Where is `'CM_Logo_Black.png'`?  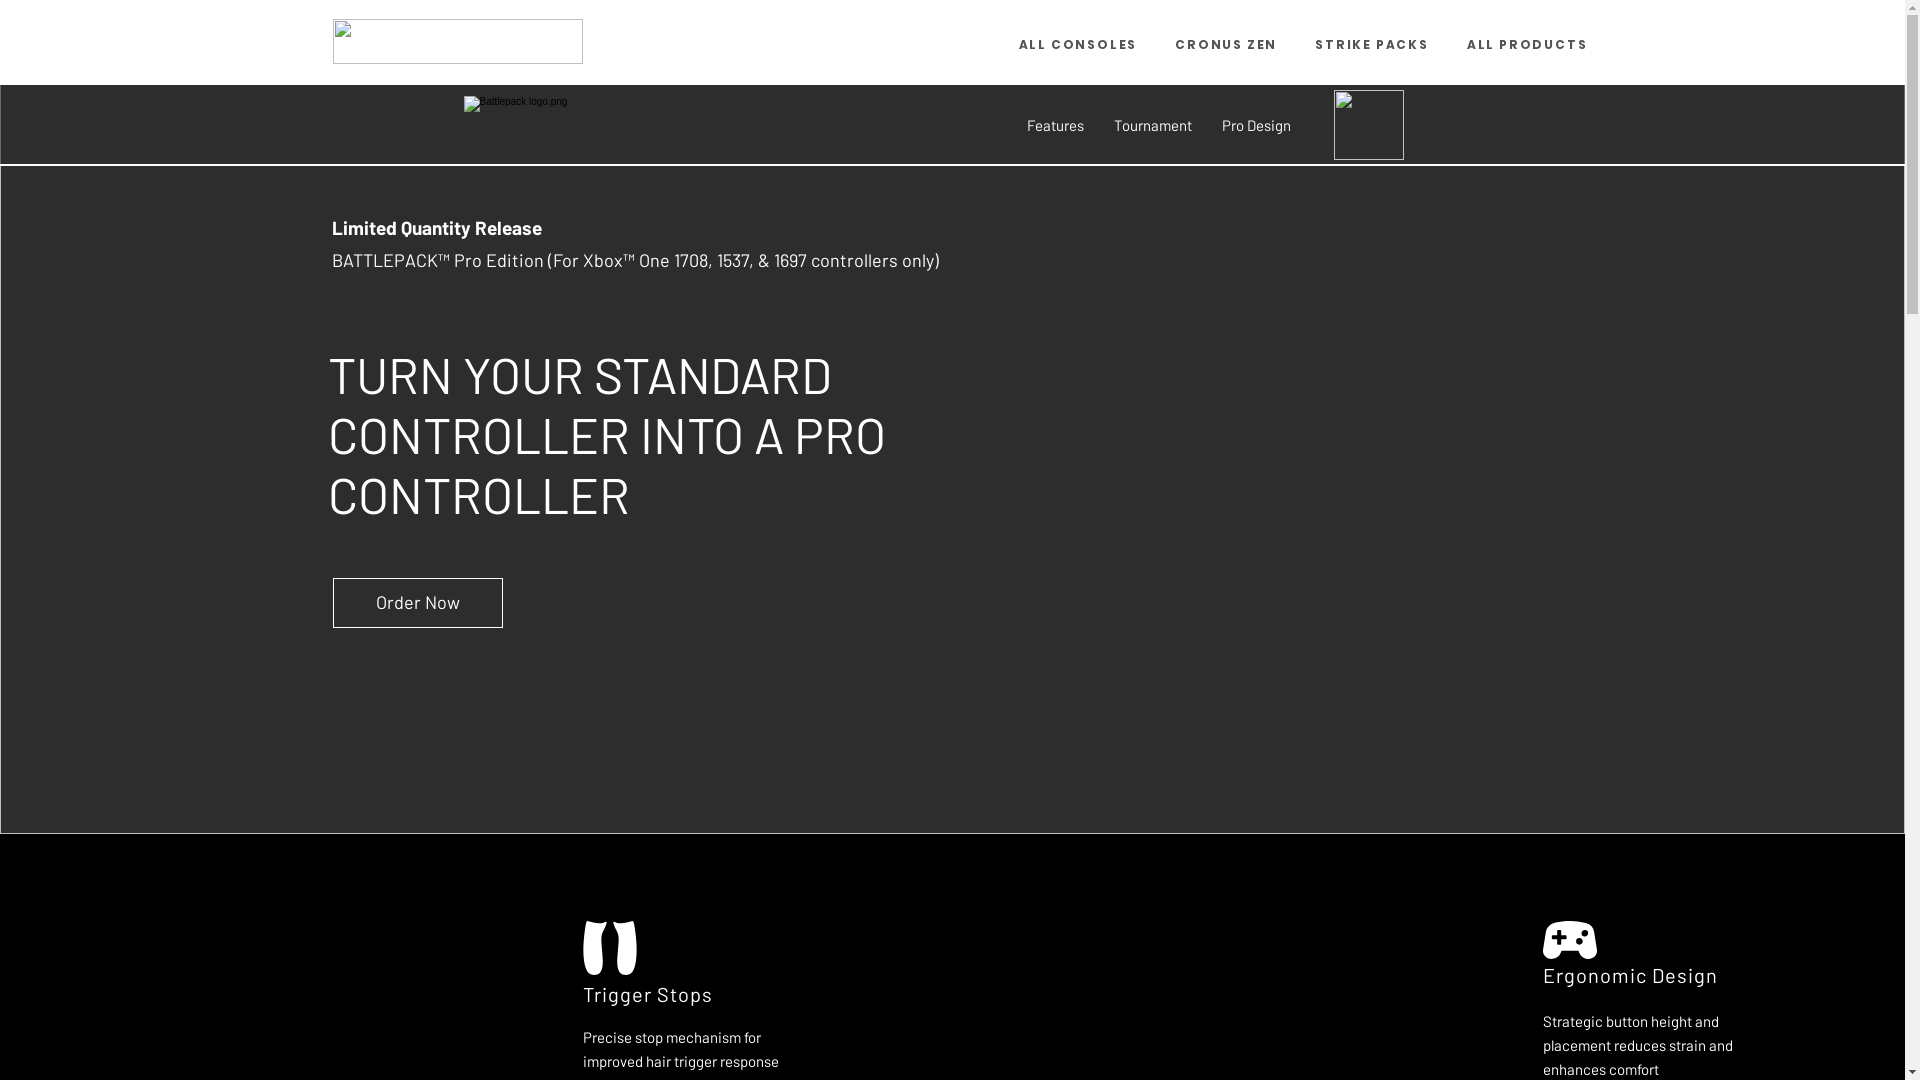 'CM_Logo_Black.png' is located at coordinates (455, 41).